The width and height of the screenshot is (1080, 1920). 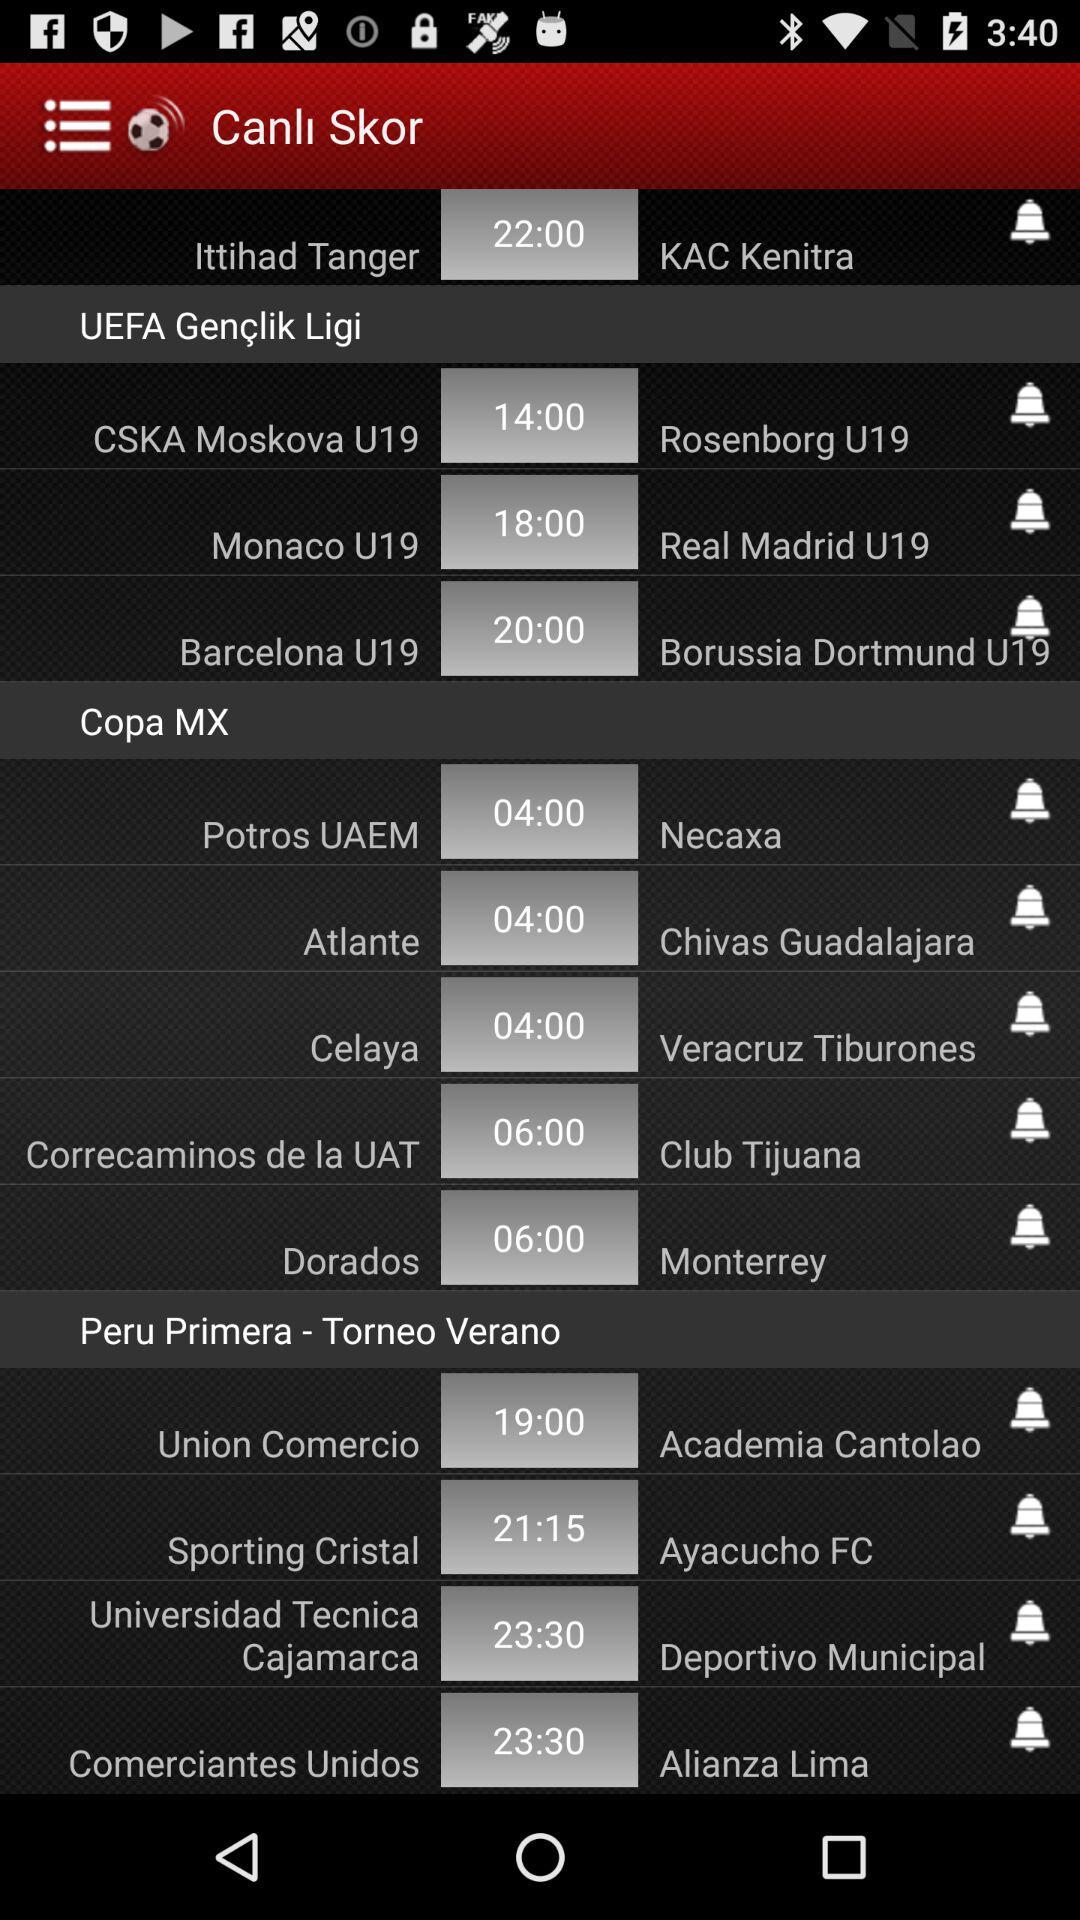 I want to click on follow universidad tecnica cajamarca deportivo municipal, so click(x=1029, y=1622).